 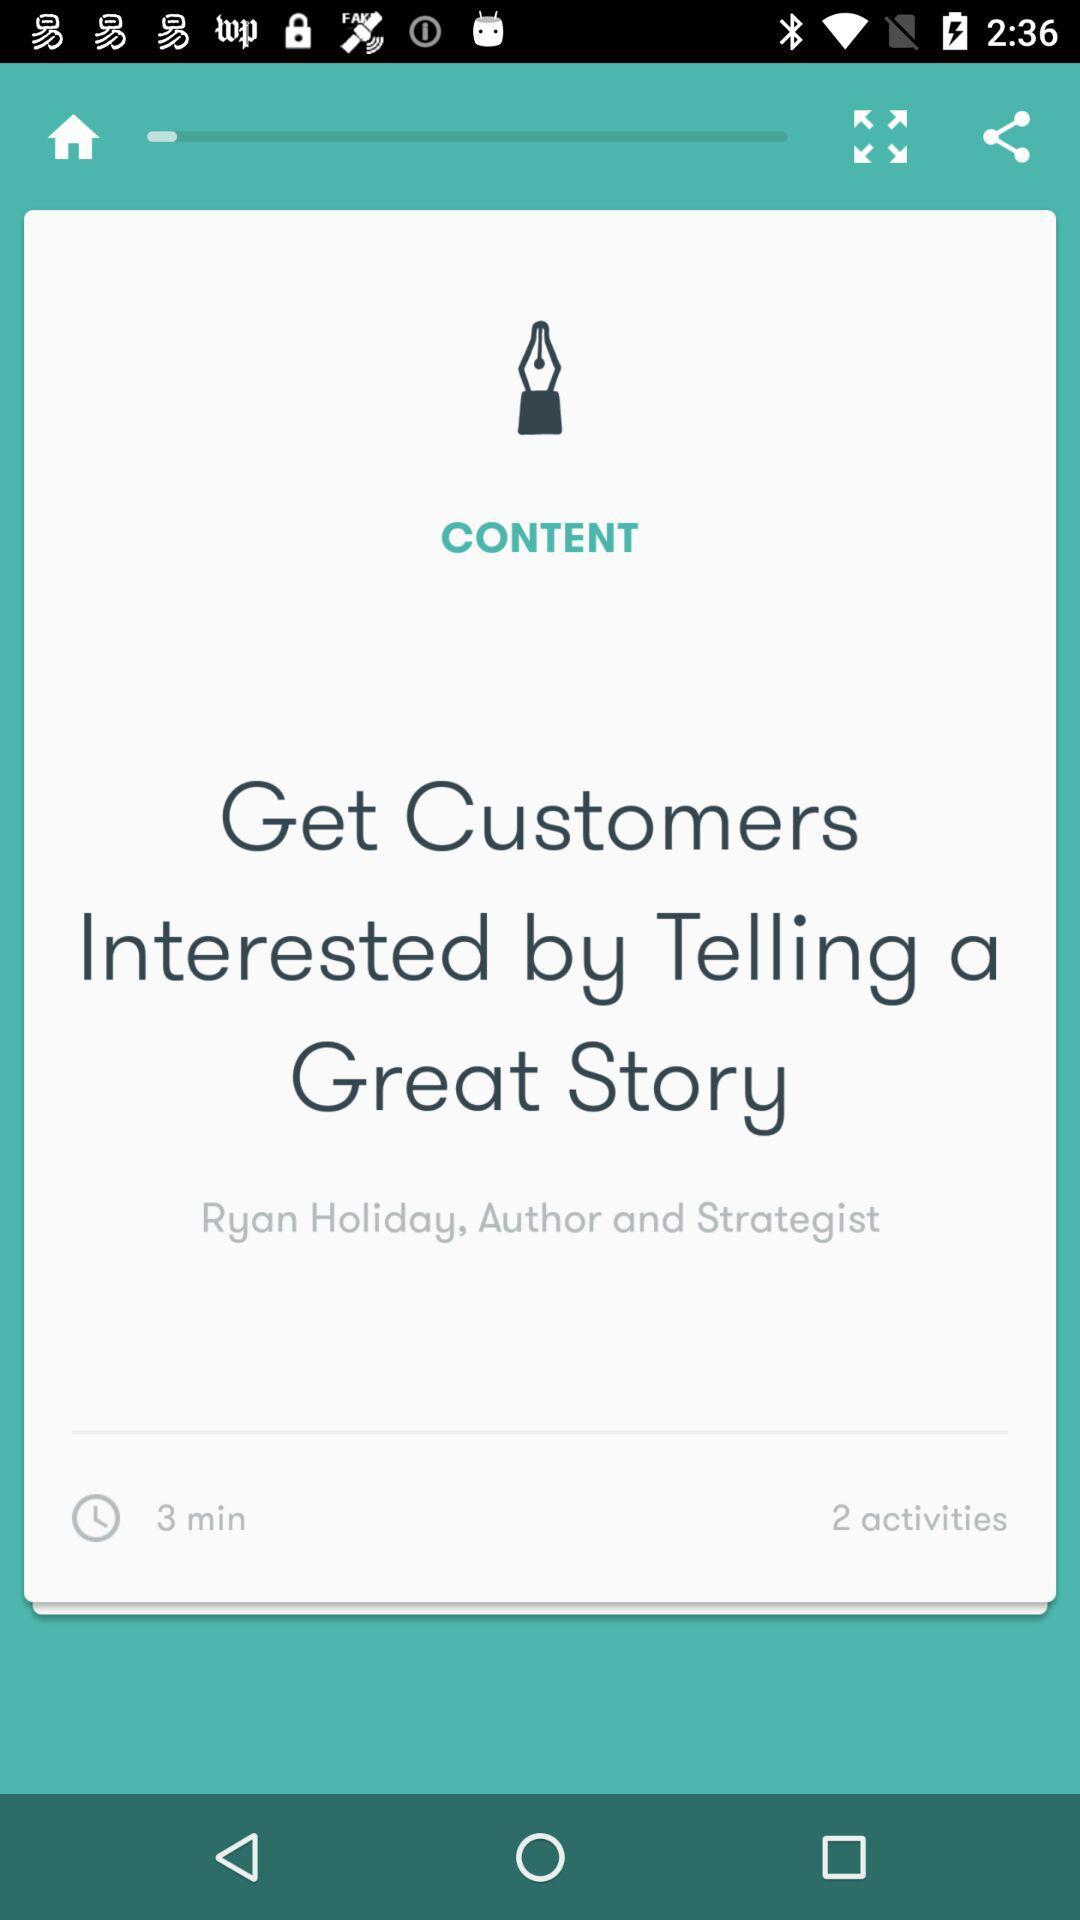 I want to click on the home icon, so click(x=72, y=135).